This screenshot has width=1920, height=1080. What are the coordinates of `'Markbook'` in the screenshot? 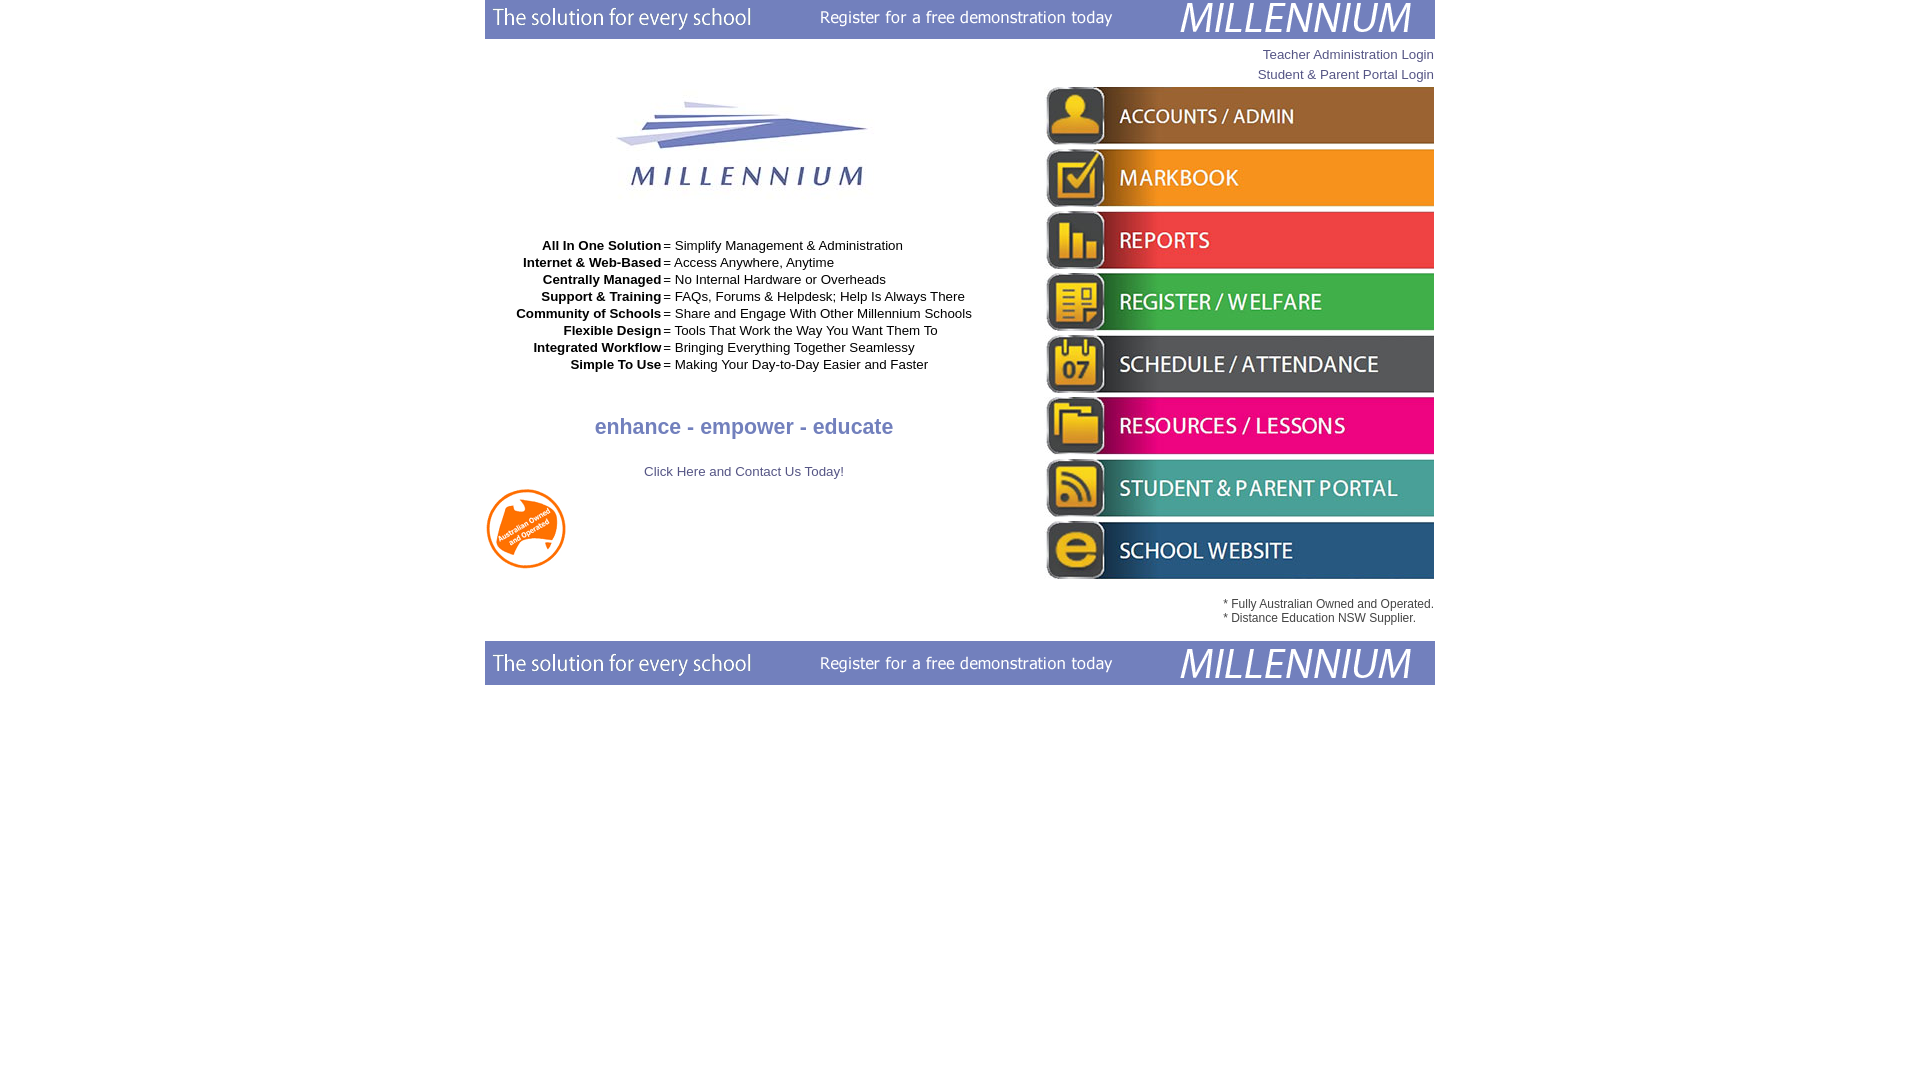 It's located at (1237, 176).